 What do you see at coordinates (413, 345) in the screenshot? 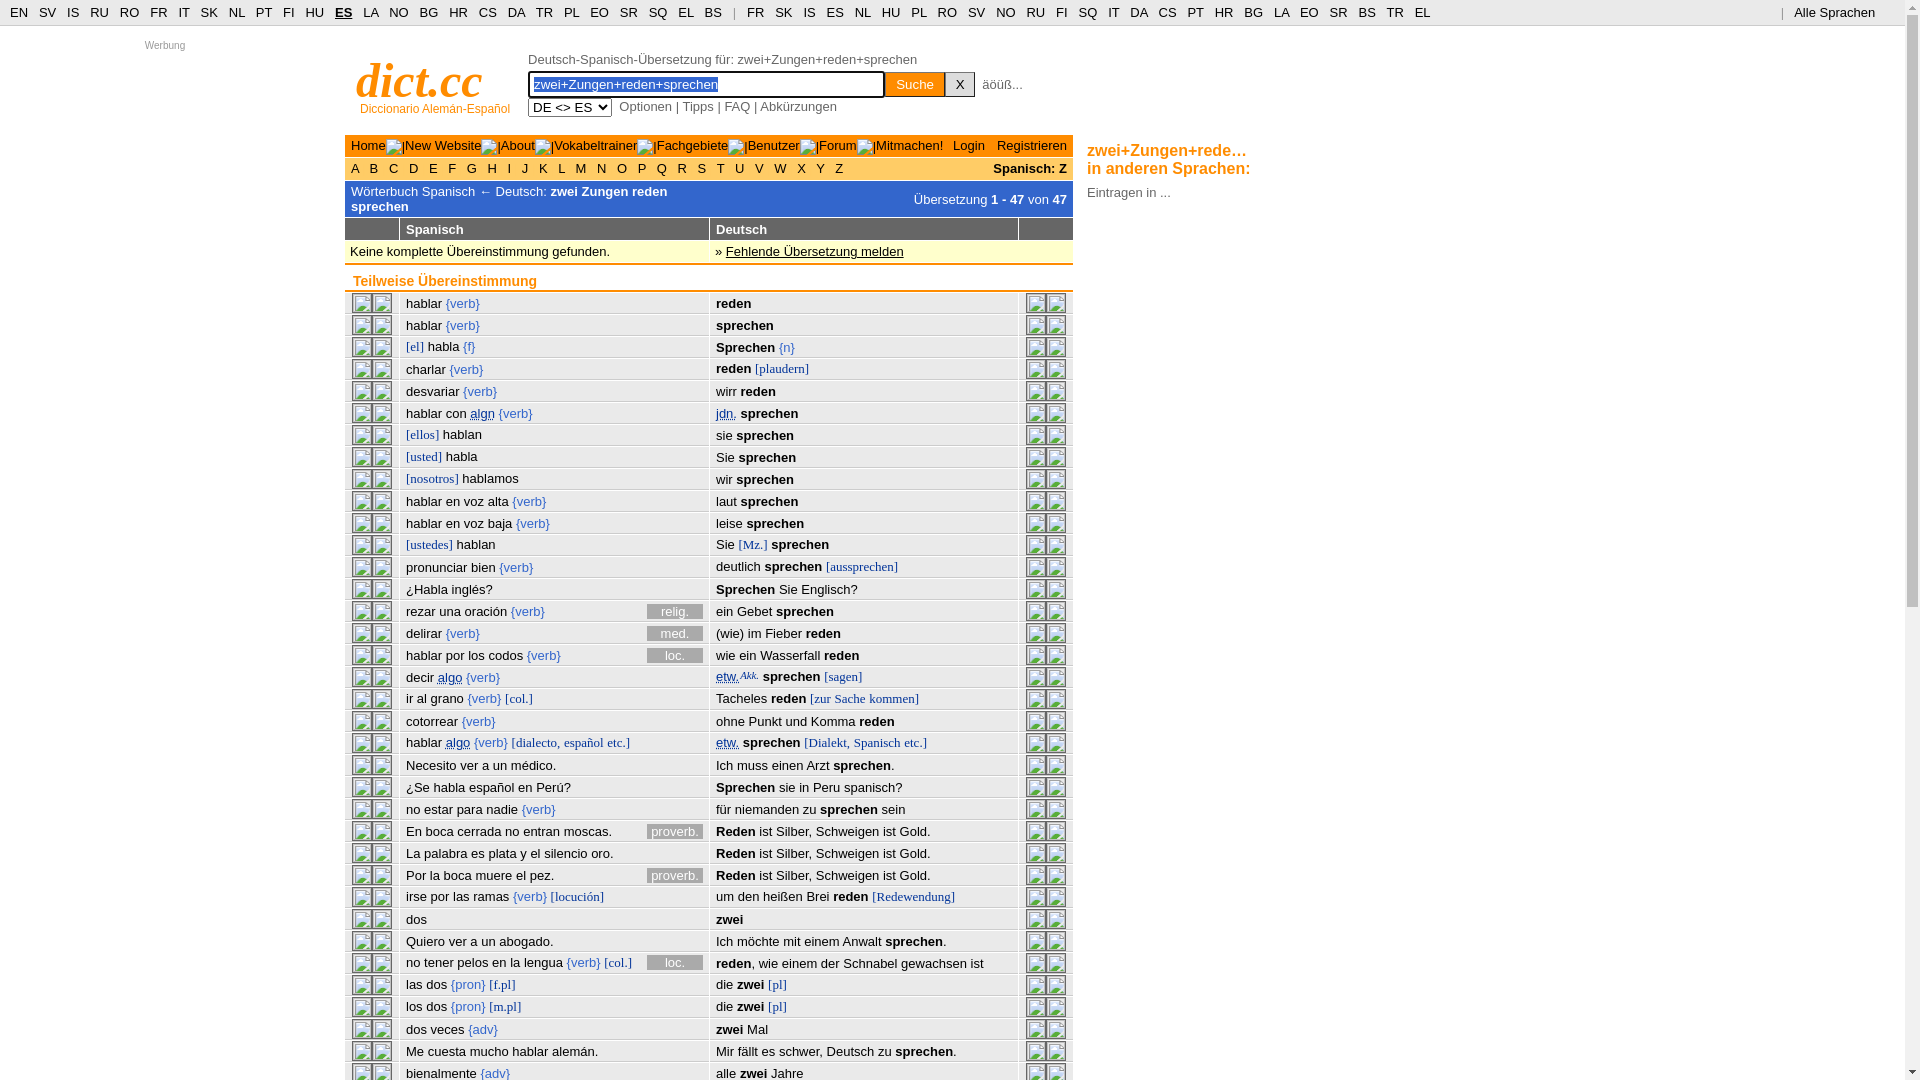
I see `'[el]'` at bounding box center [413, 345].